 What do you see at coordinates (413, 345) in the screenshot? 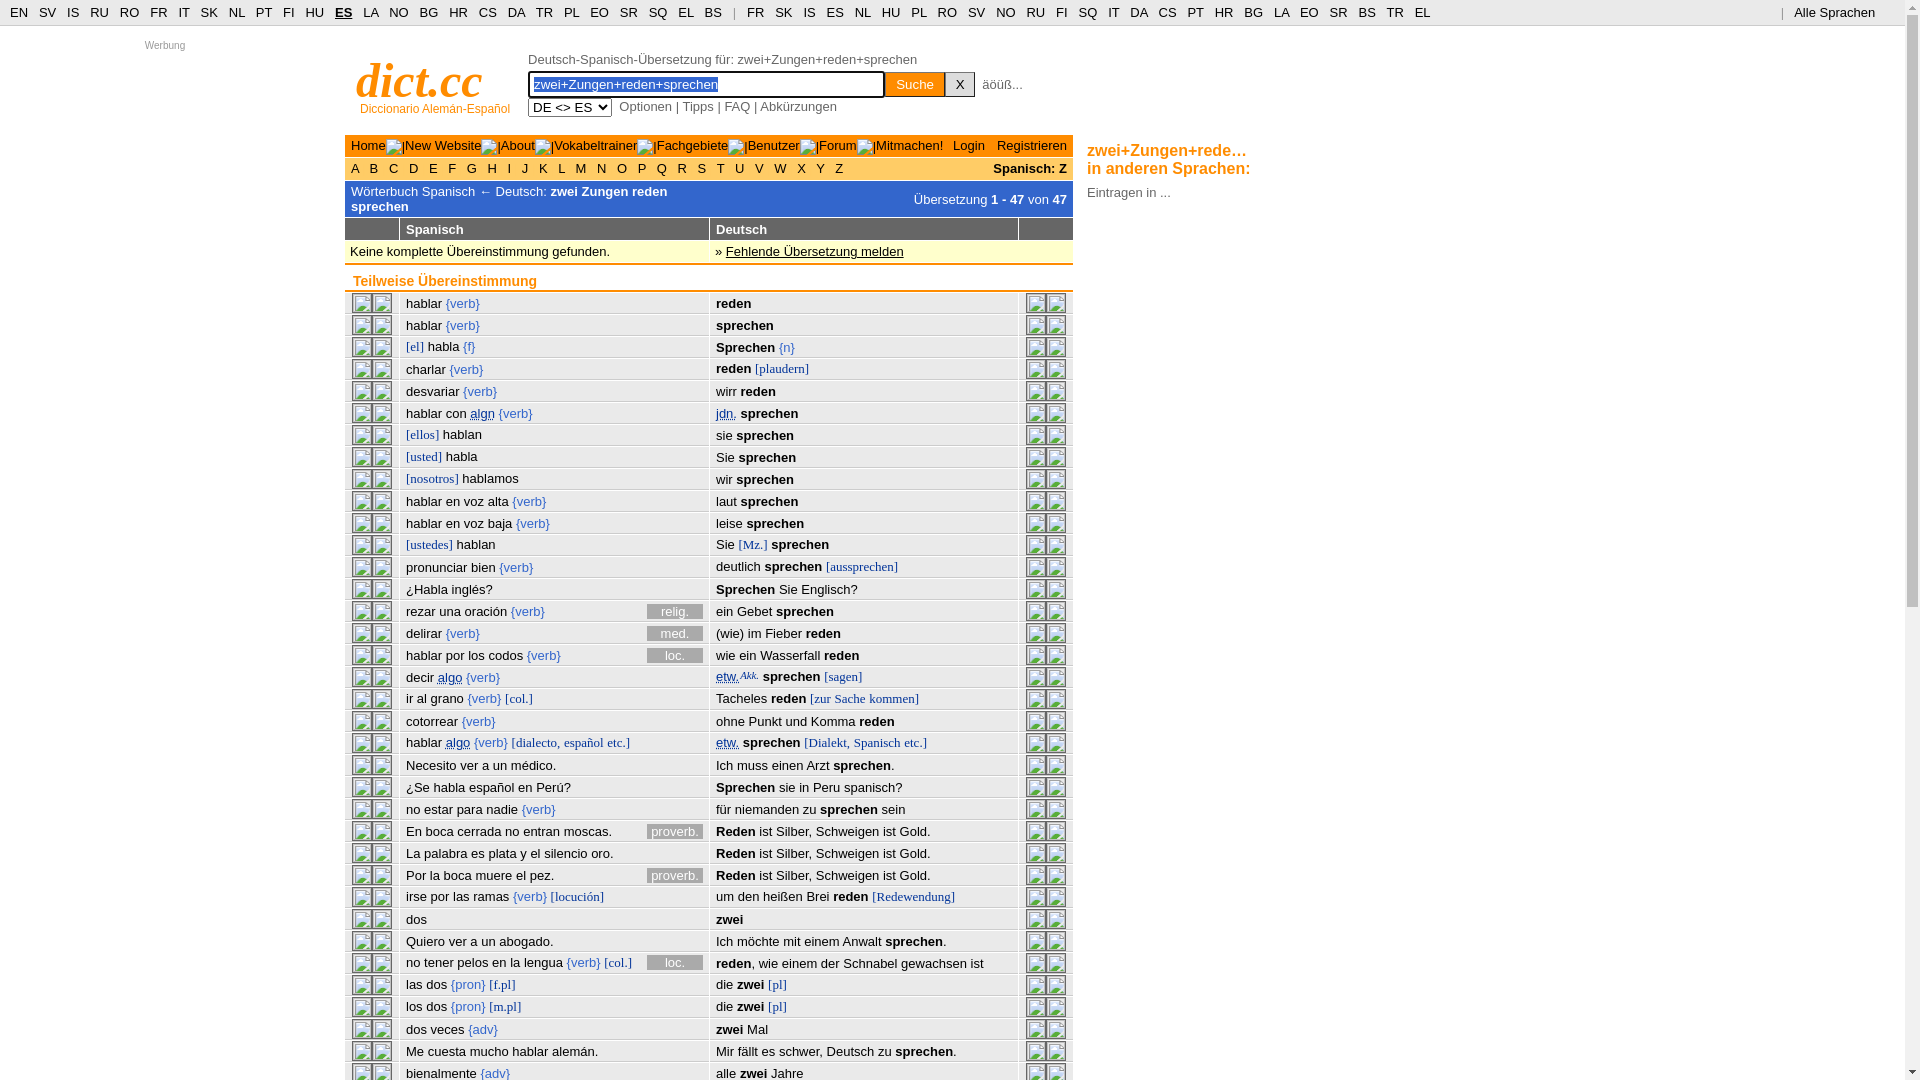
I see `'[el]'` at bounding box center [413, 345].